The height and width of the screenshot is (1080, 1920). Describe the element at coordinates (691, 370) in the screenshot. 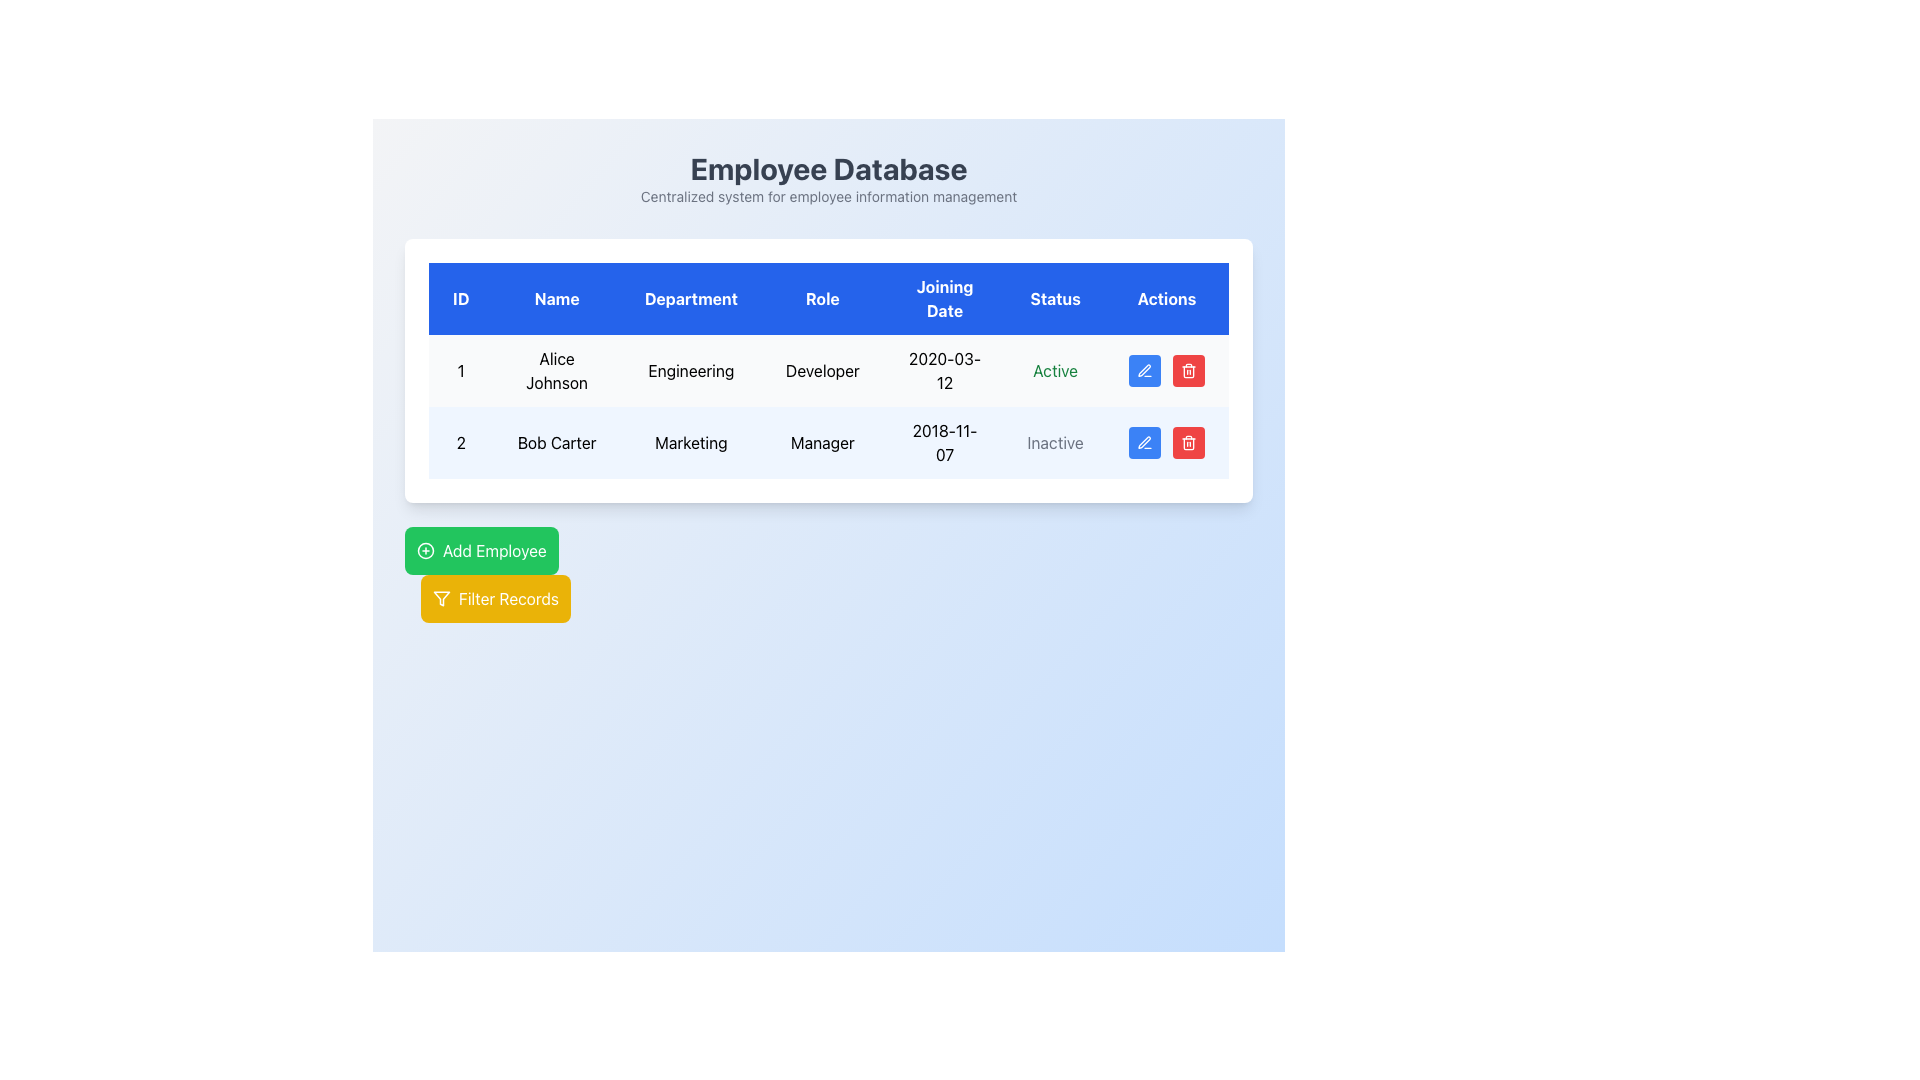

I see `the Static Text Label displaying 'Engineering' in black font, located in the third column of the table under the 'Department' heading` at that location.